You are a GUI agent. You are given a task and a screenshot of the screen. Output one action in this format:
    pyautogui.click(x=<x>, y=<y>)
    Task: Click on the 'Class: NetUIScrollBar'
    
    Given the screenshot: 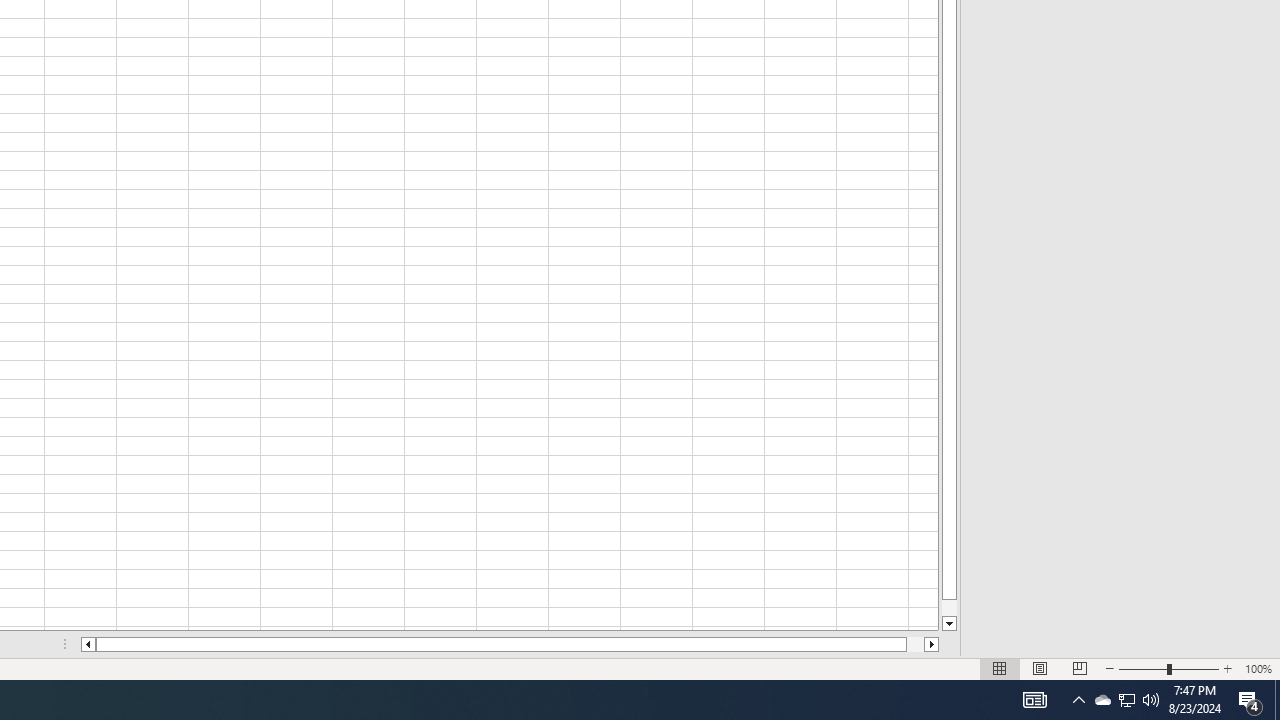 What is the action you would take?
    pyautogui.click(x=510, y=644)
    